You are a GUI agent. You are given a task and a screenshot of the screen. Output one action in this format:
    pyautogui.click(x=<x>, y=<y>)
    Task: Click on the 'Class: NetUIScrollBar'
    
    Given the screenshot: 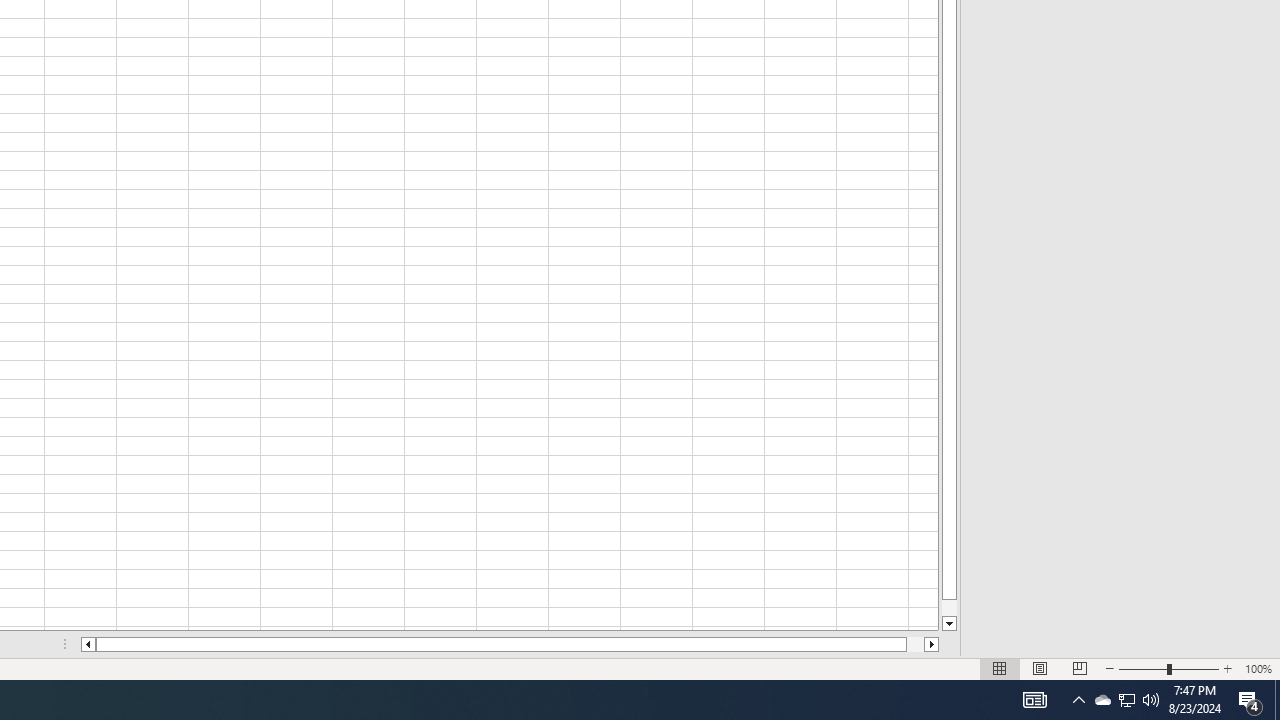 What is the action you would take?
    pyautogui.click(x=510, y=644)
    